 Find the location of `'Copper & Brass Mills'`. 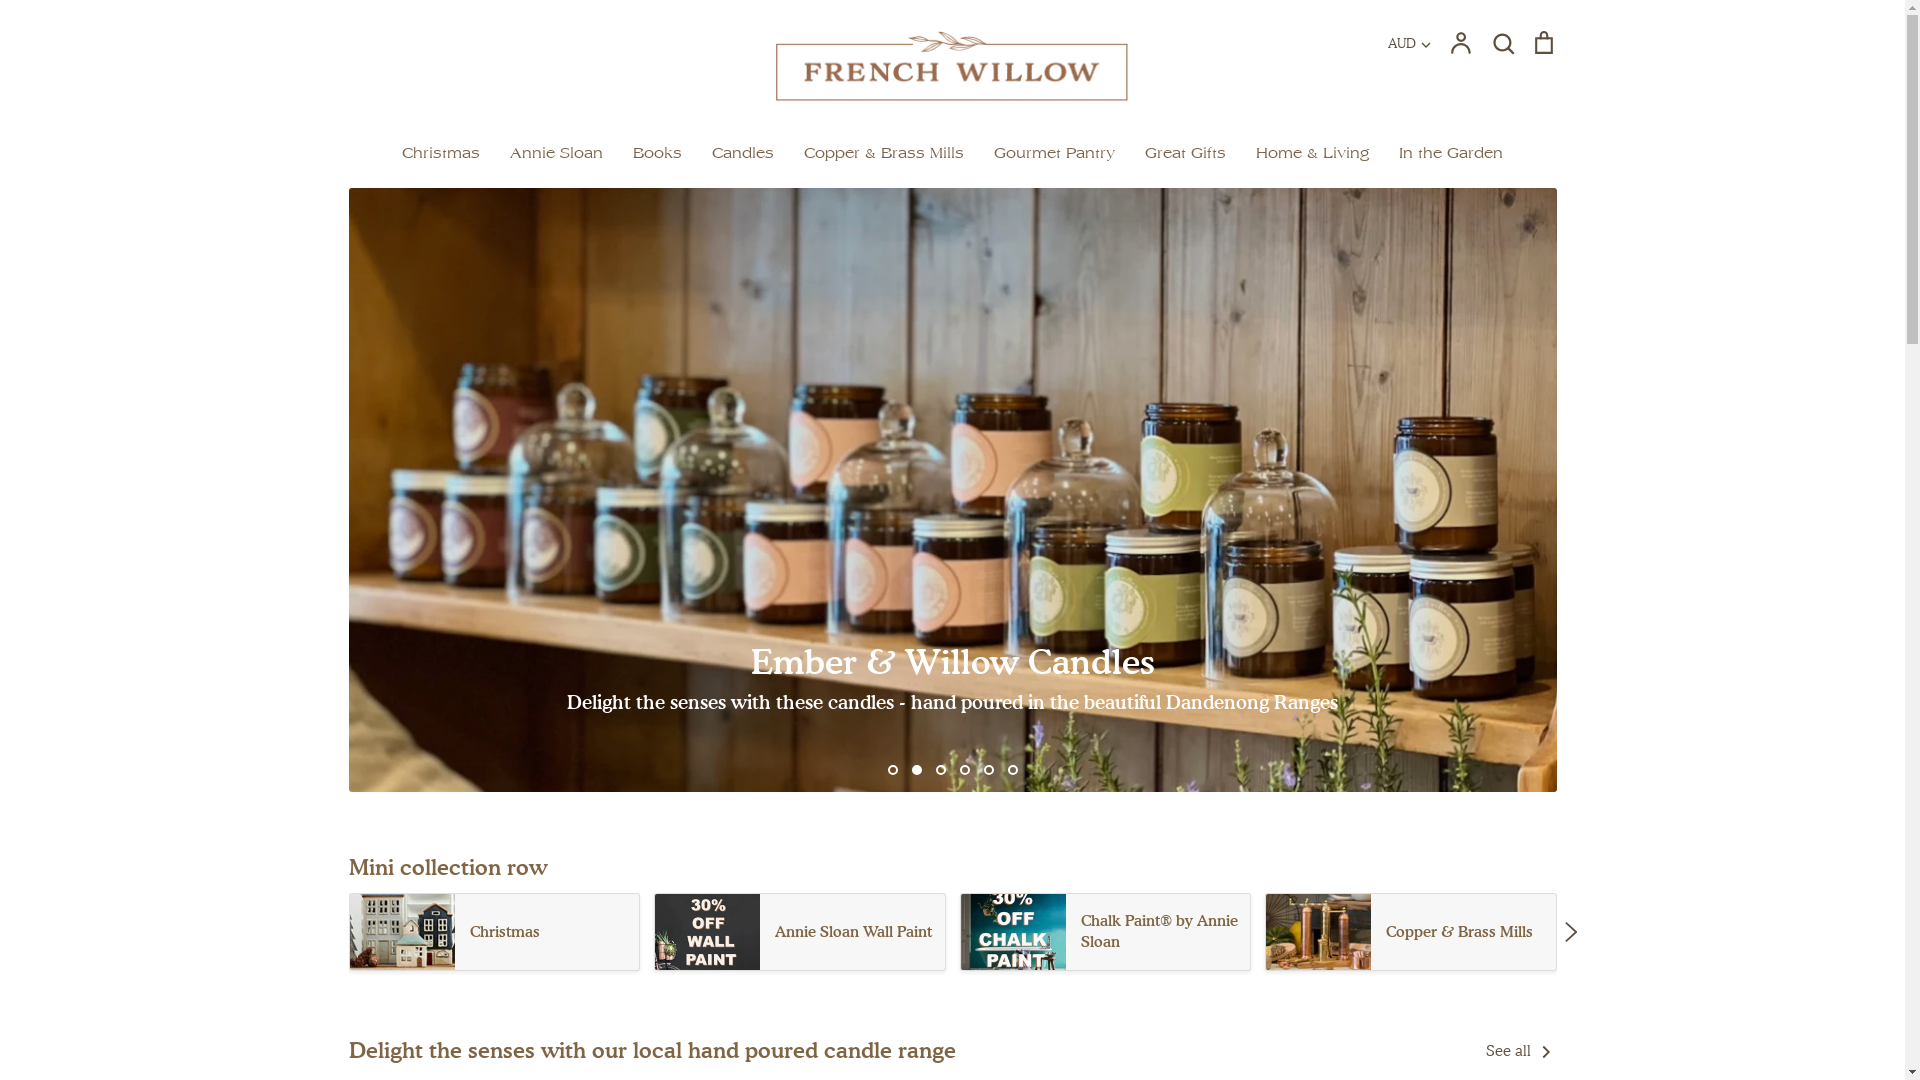

'Copper & Brass Mills' is located at coordinates (882, 152).